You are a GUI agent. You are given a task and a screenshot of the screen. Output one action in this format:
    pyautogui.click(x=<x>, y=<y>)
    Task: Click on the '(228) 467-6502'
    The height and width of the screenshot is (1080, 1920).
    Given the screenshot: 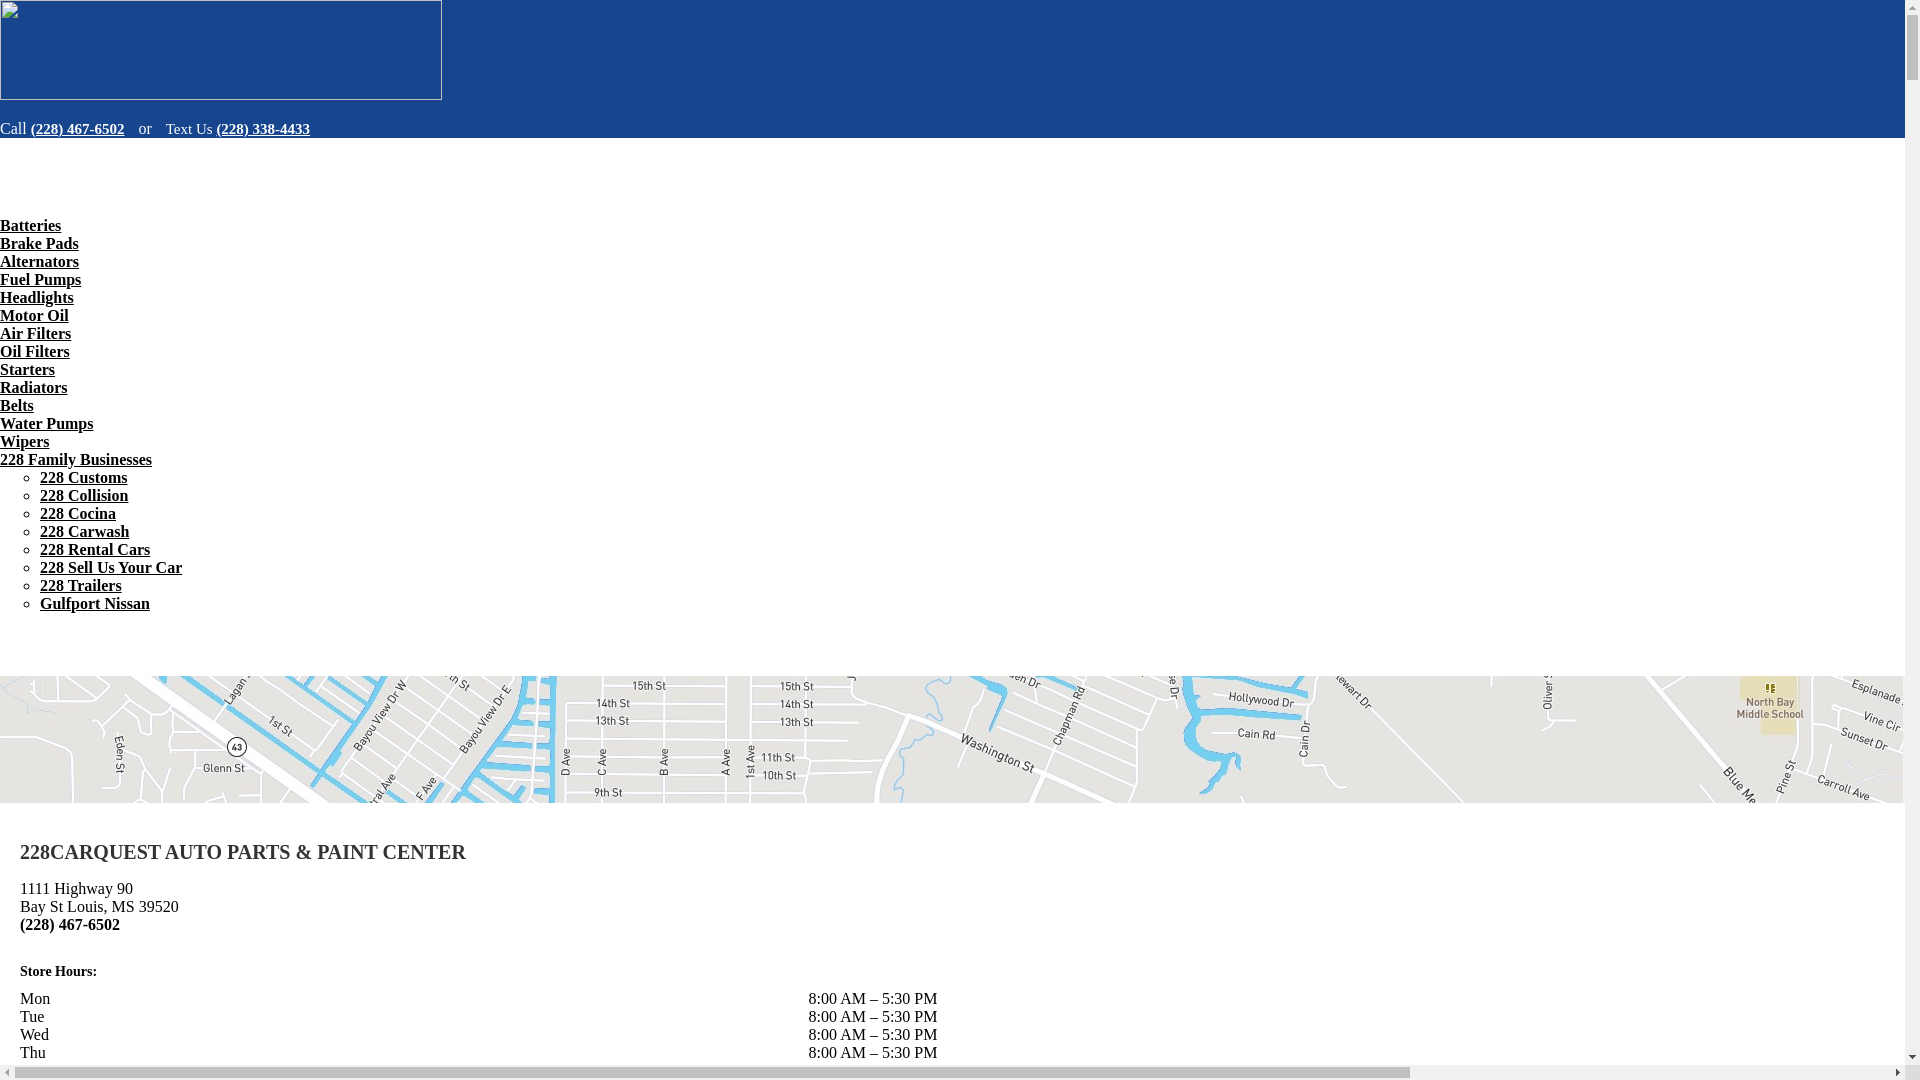 What is the action you would take?
    pyautogui.click(x=81, y=128)
    